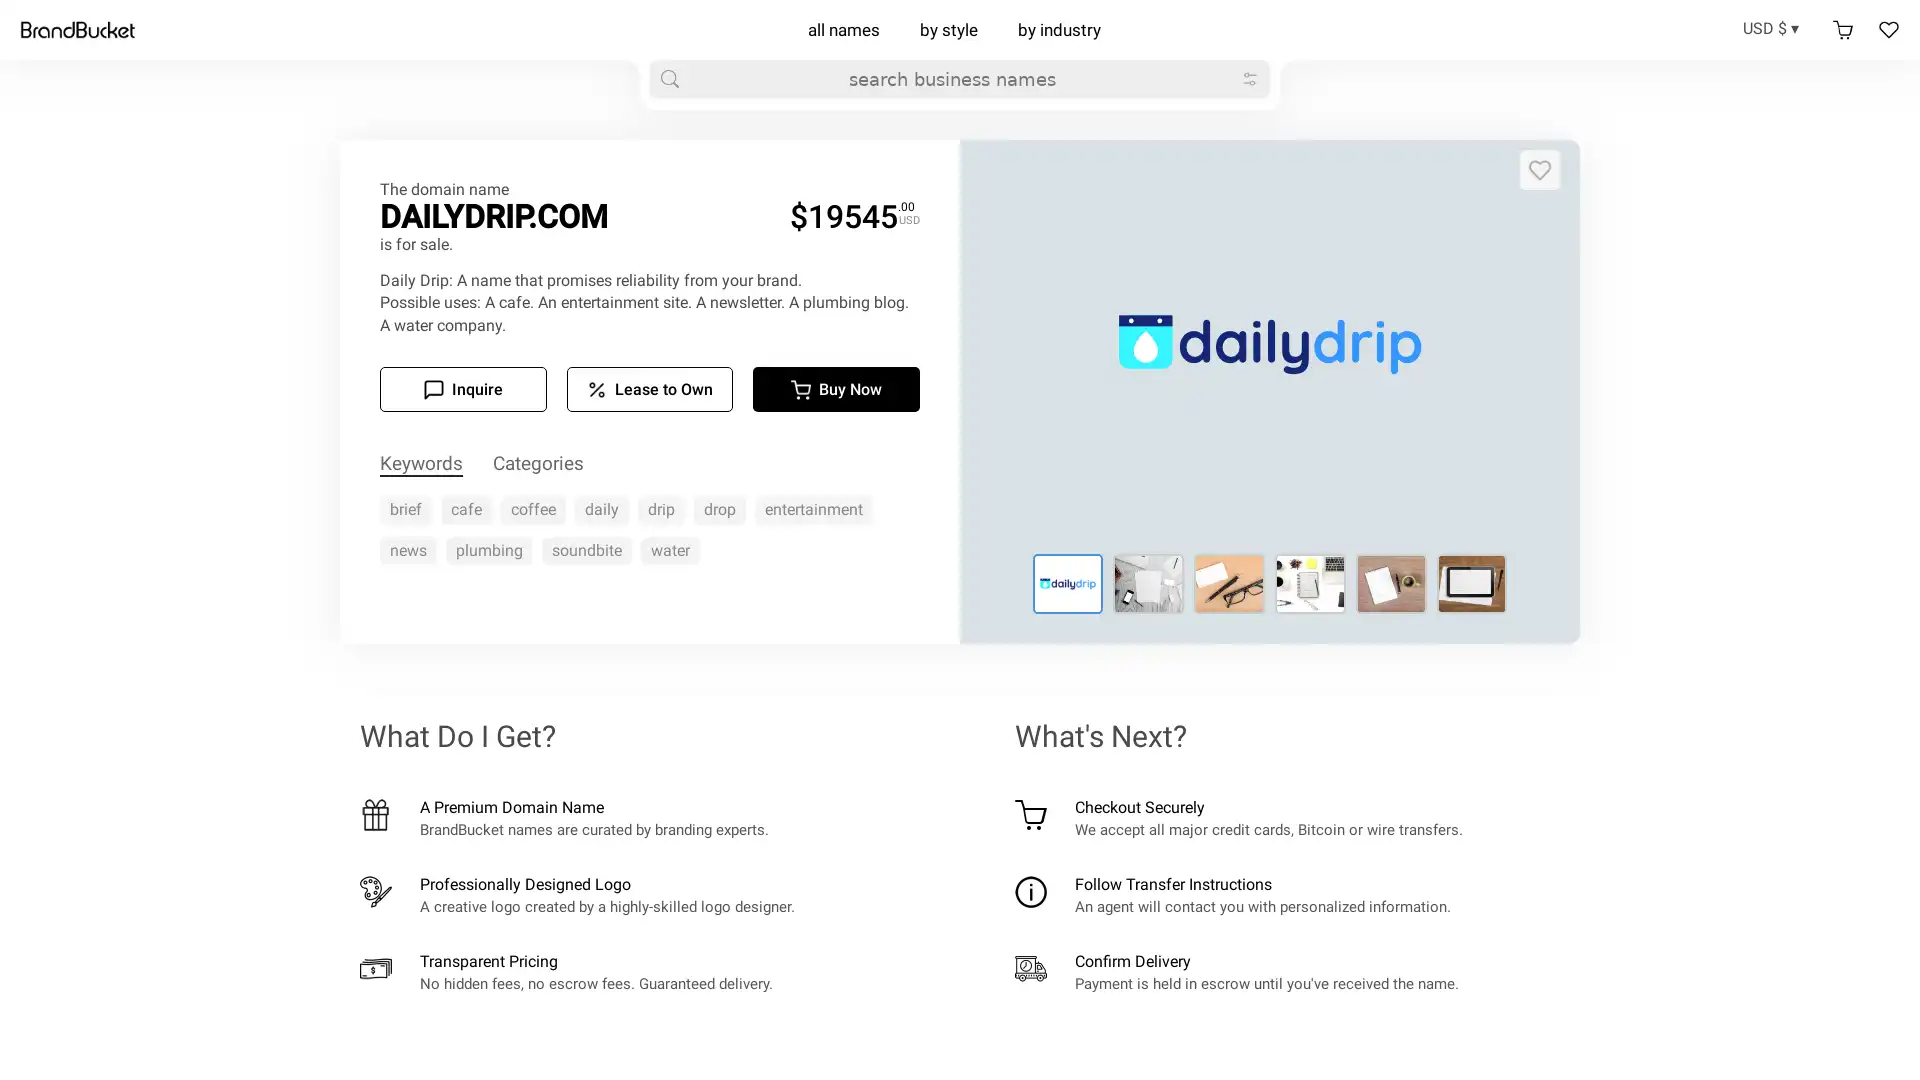 The height and width of the screenshot is (1080, 1920). Describe the element at coordinates (1842, 30) in the screenshot. I see `Shopping cart Shopping cart` at that location.